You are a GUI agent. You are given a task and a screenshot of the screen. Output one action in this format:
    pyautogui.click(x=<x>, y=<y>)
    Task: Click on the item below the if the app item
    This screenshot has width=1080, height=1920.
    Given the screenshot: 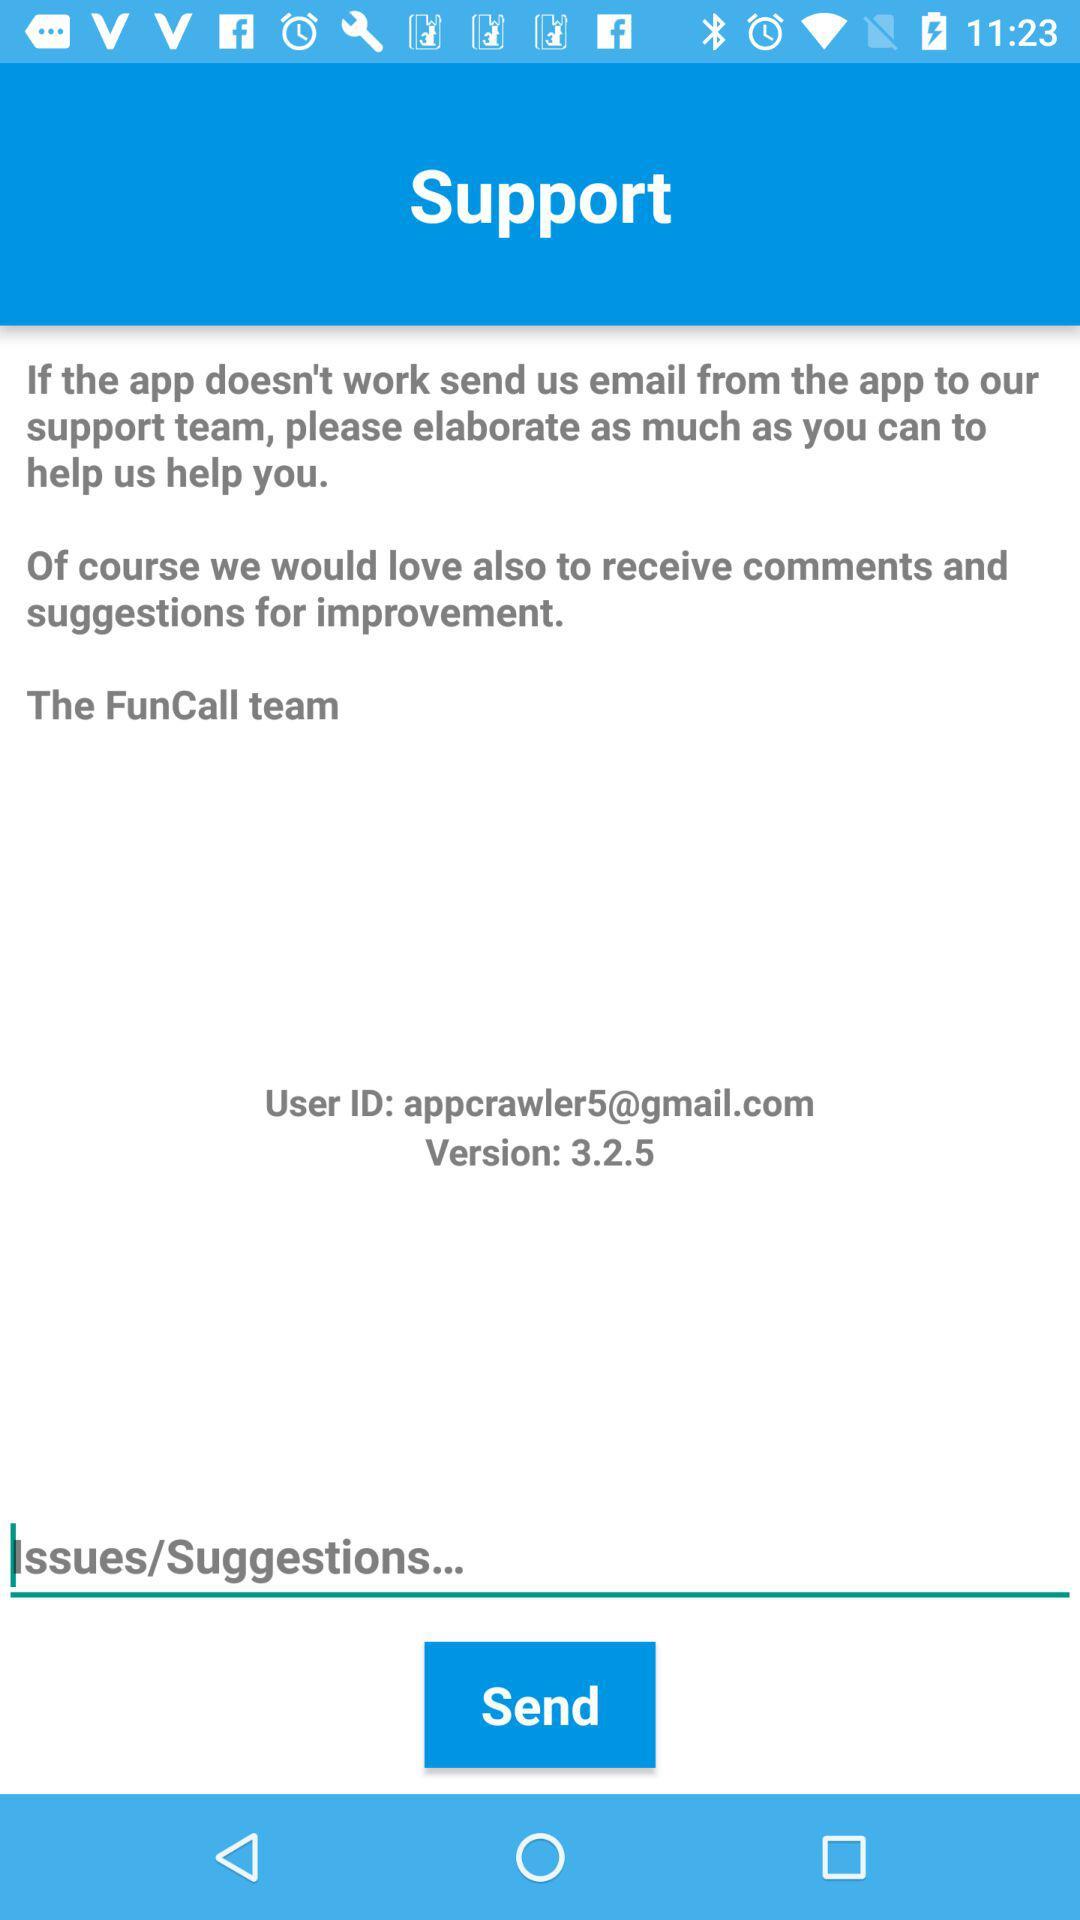 What is the action you would take?
    pyautogui.click(x=538, y=1100)
    